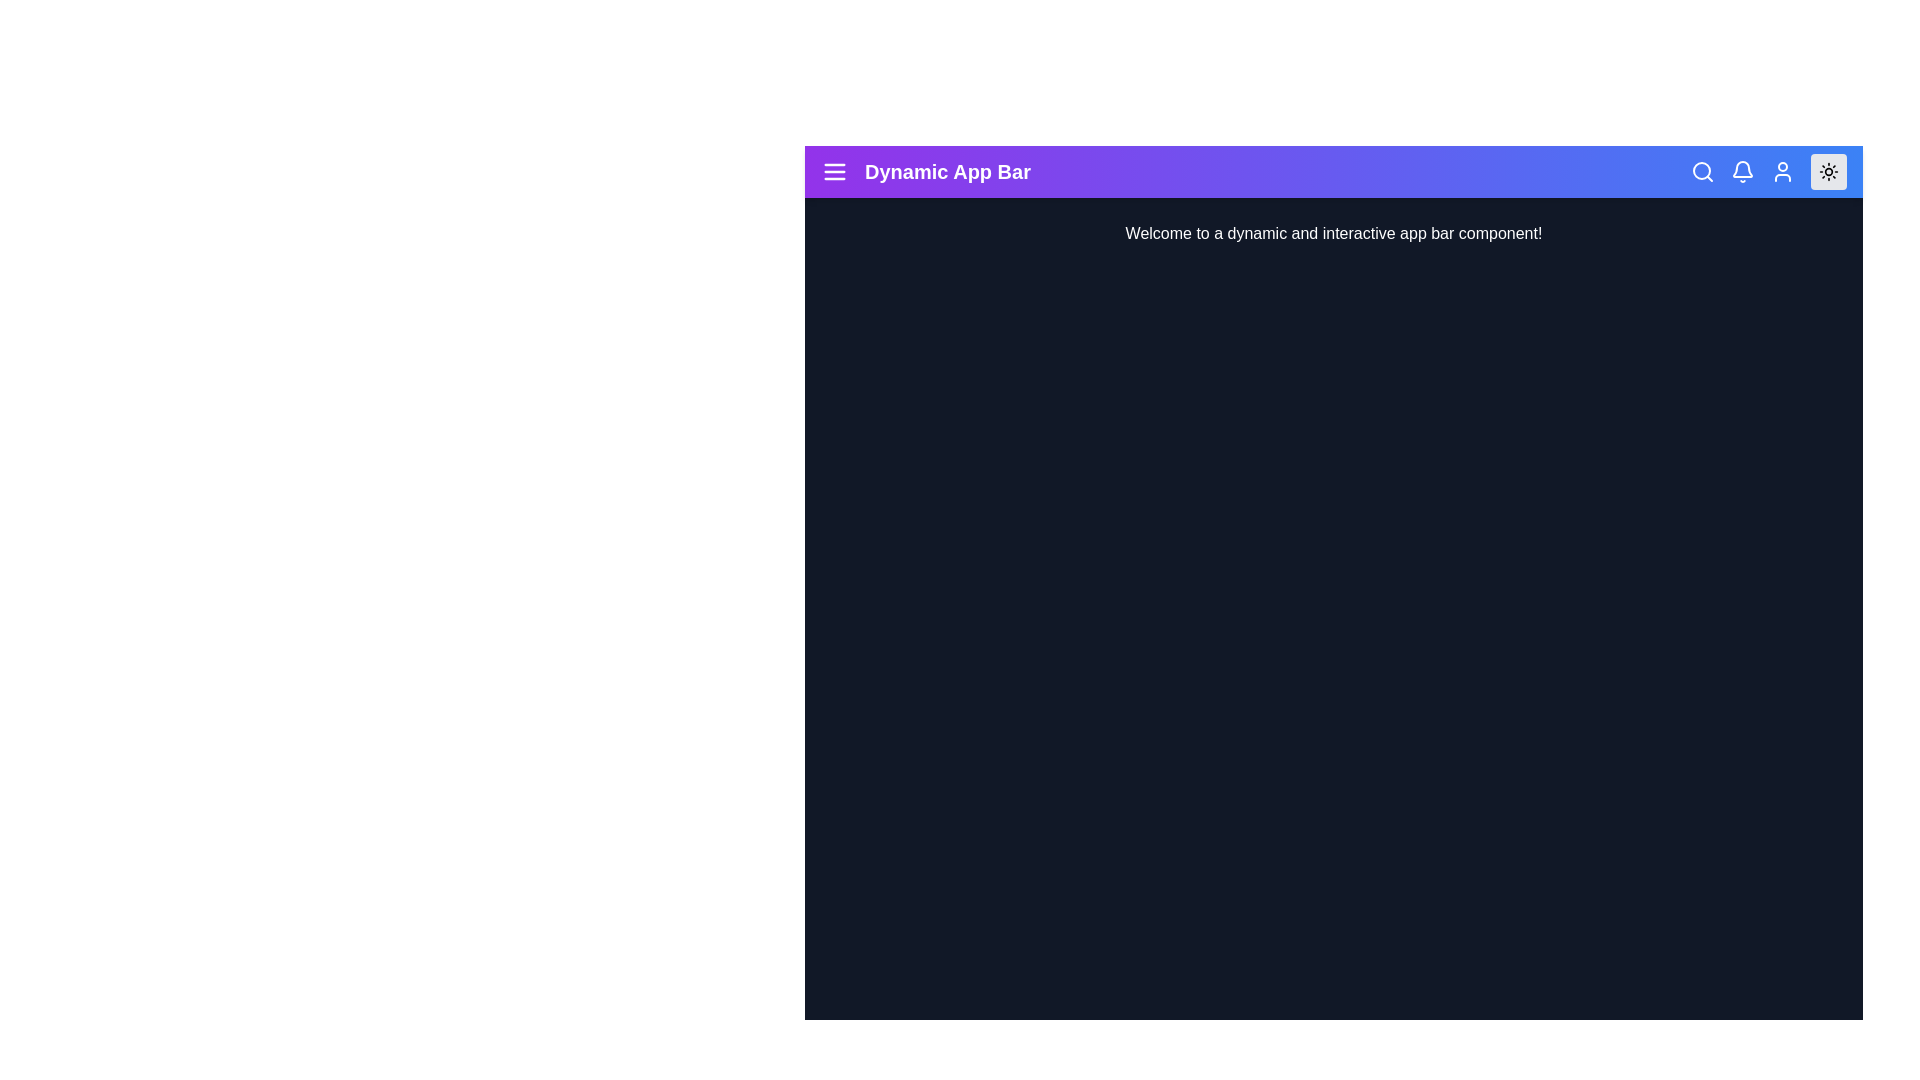 The height and width of the screenshot is (1080, 1920). I want to click on the user profile icon to access user options, so click(1782, 171).